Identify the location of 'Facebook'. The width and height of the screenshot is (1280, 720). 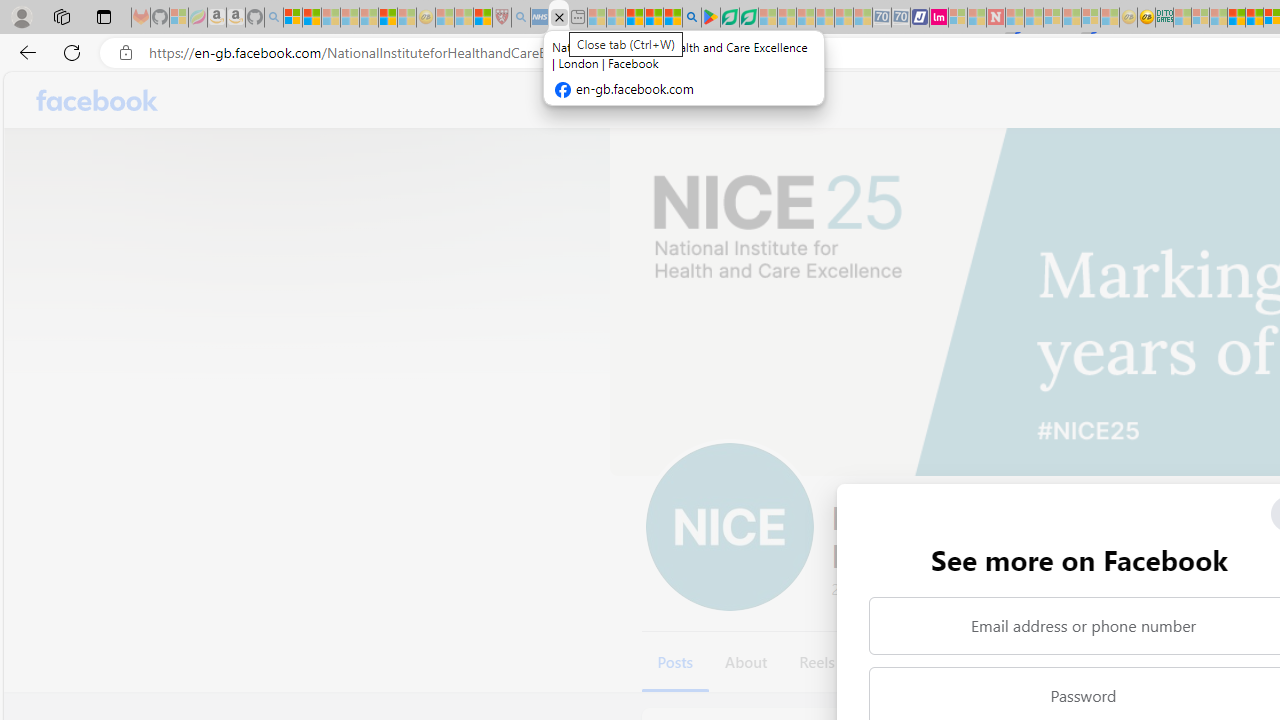
(96, 100).